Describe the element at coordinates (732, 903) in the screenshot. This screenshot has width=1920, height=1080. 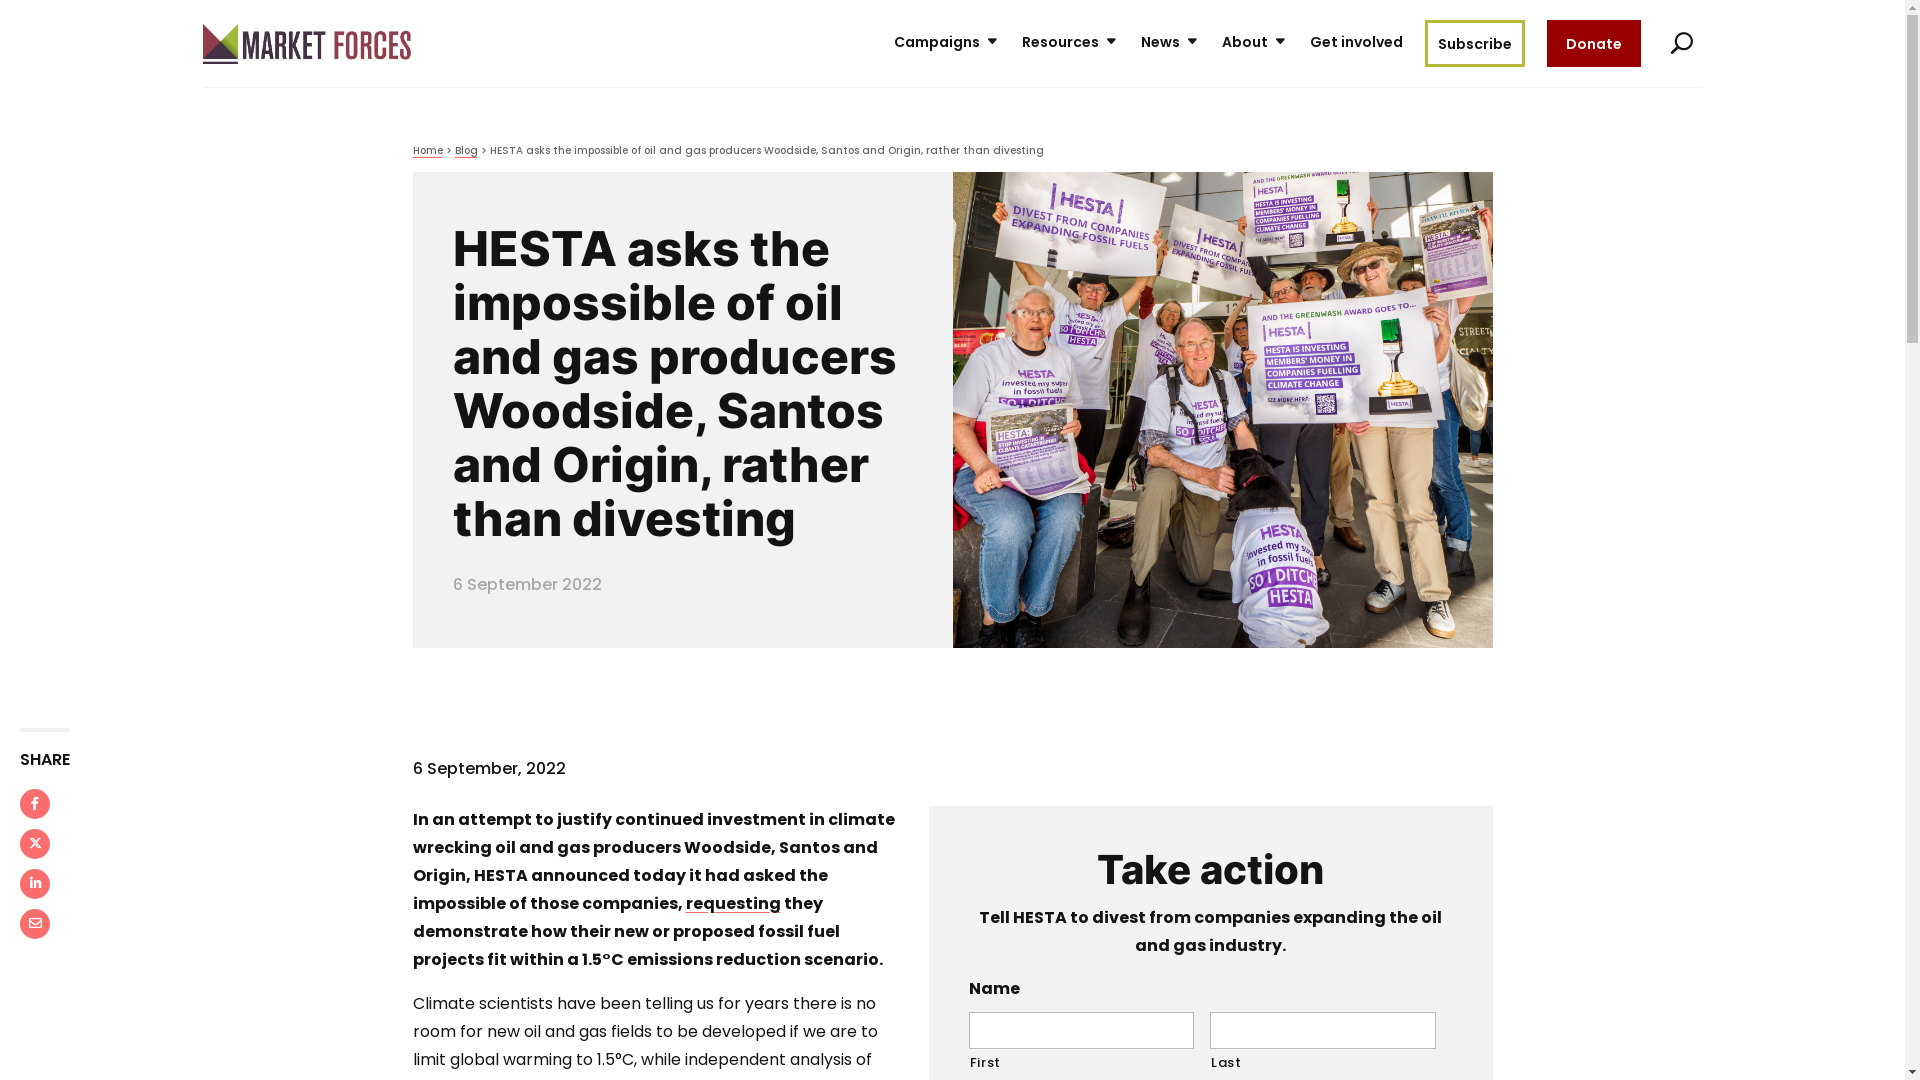
I see `'requesting'` at that location.